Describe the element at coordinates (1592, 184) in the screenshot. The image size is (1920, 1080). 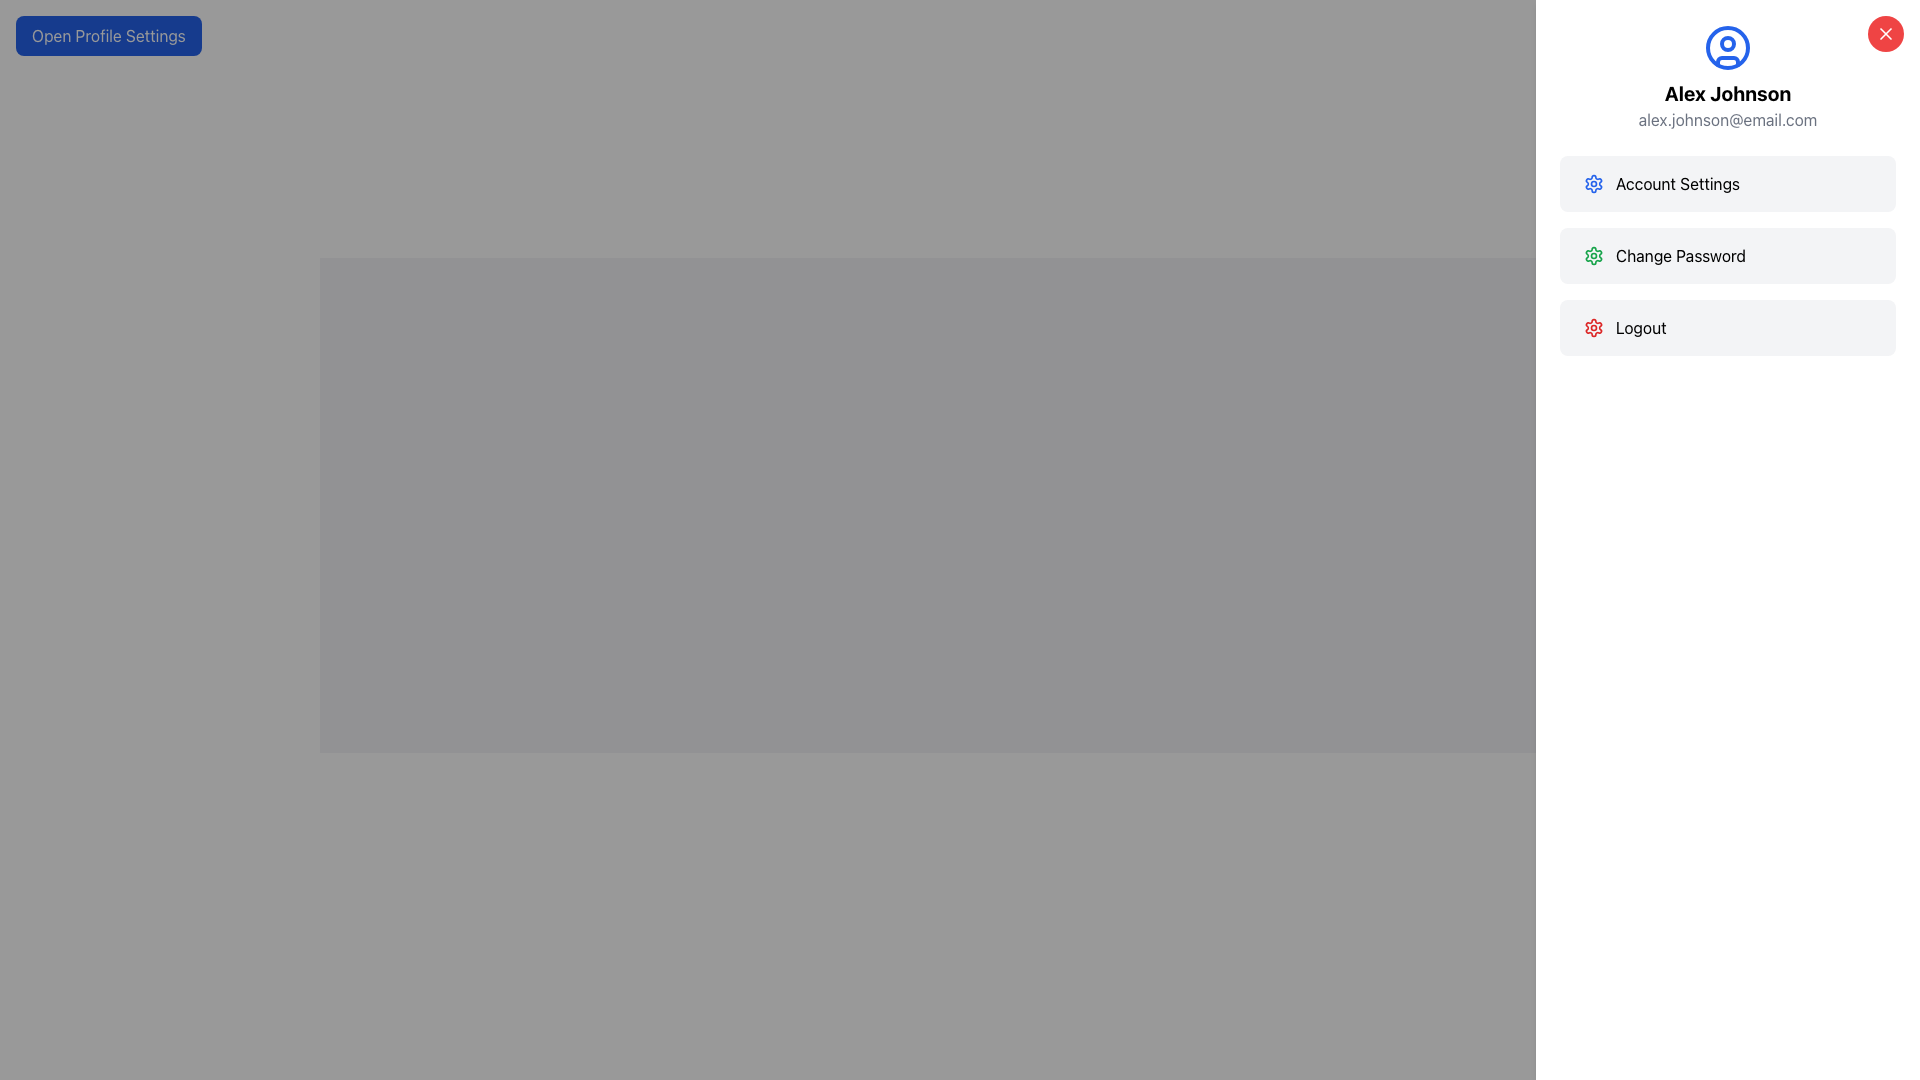
I see `the blue gear icon located to the left of the 'Account Settings' button` at that location.